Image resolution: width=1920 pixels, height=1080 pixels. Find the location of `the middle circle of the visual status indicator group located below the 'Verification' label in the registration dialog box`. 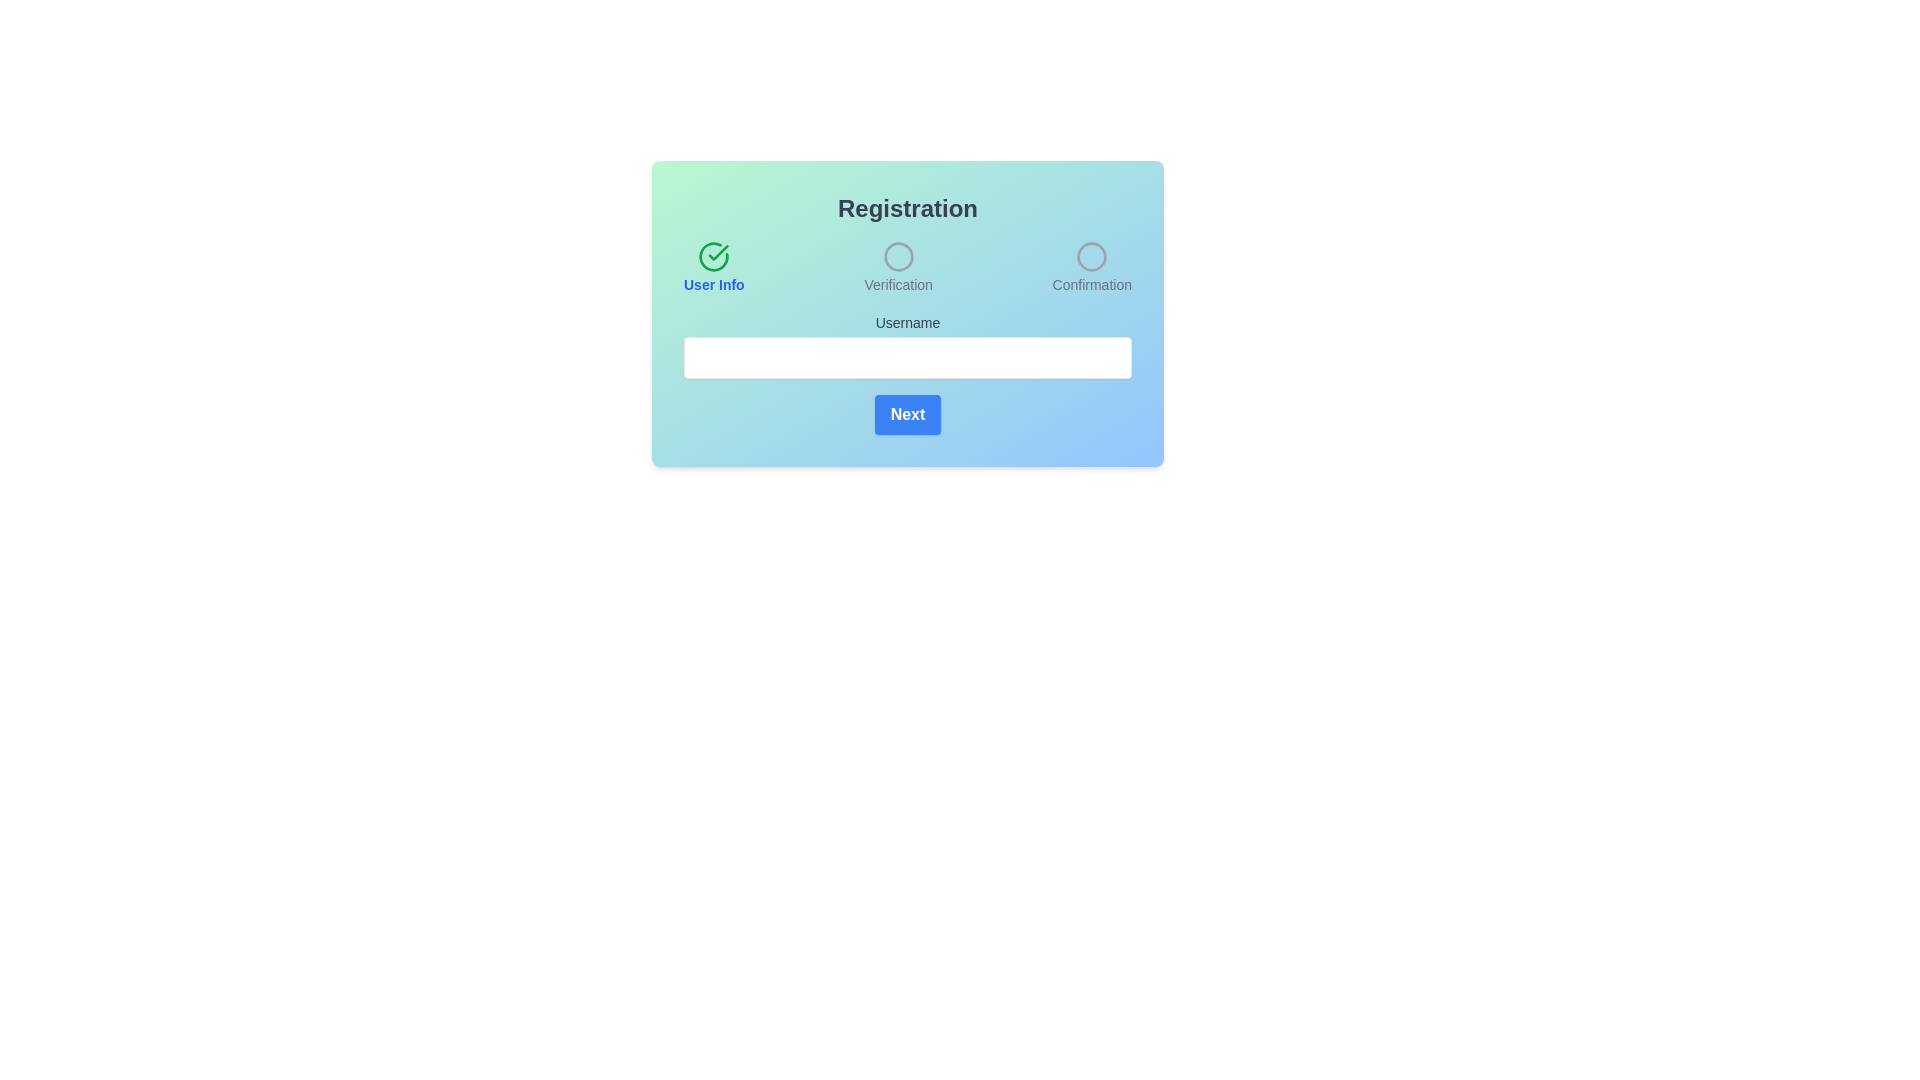

the middle circle of the visual status indicator group located below the 'Verification' label in the registration dialog box is located at coordinates (897, 256).